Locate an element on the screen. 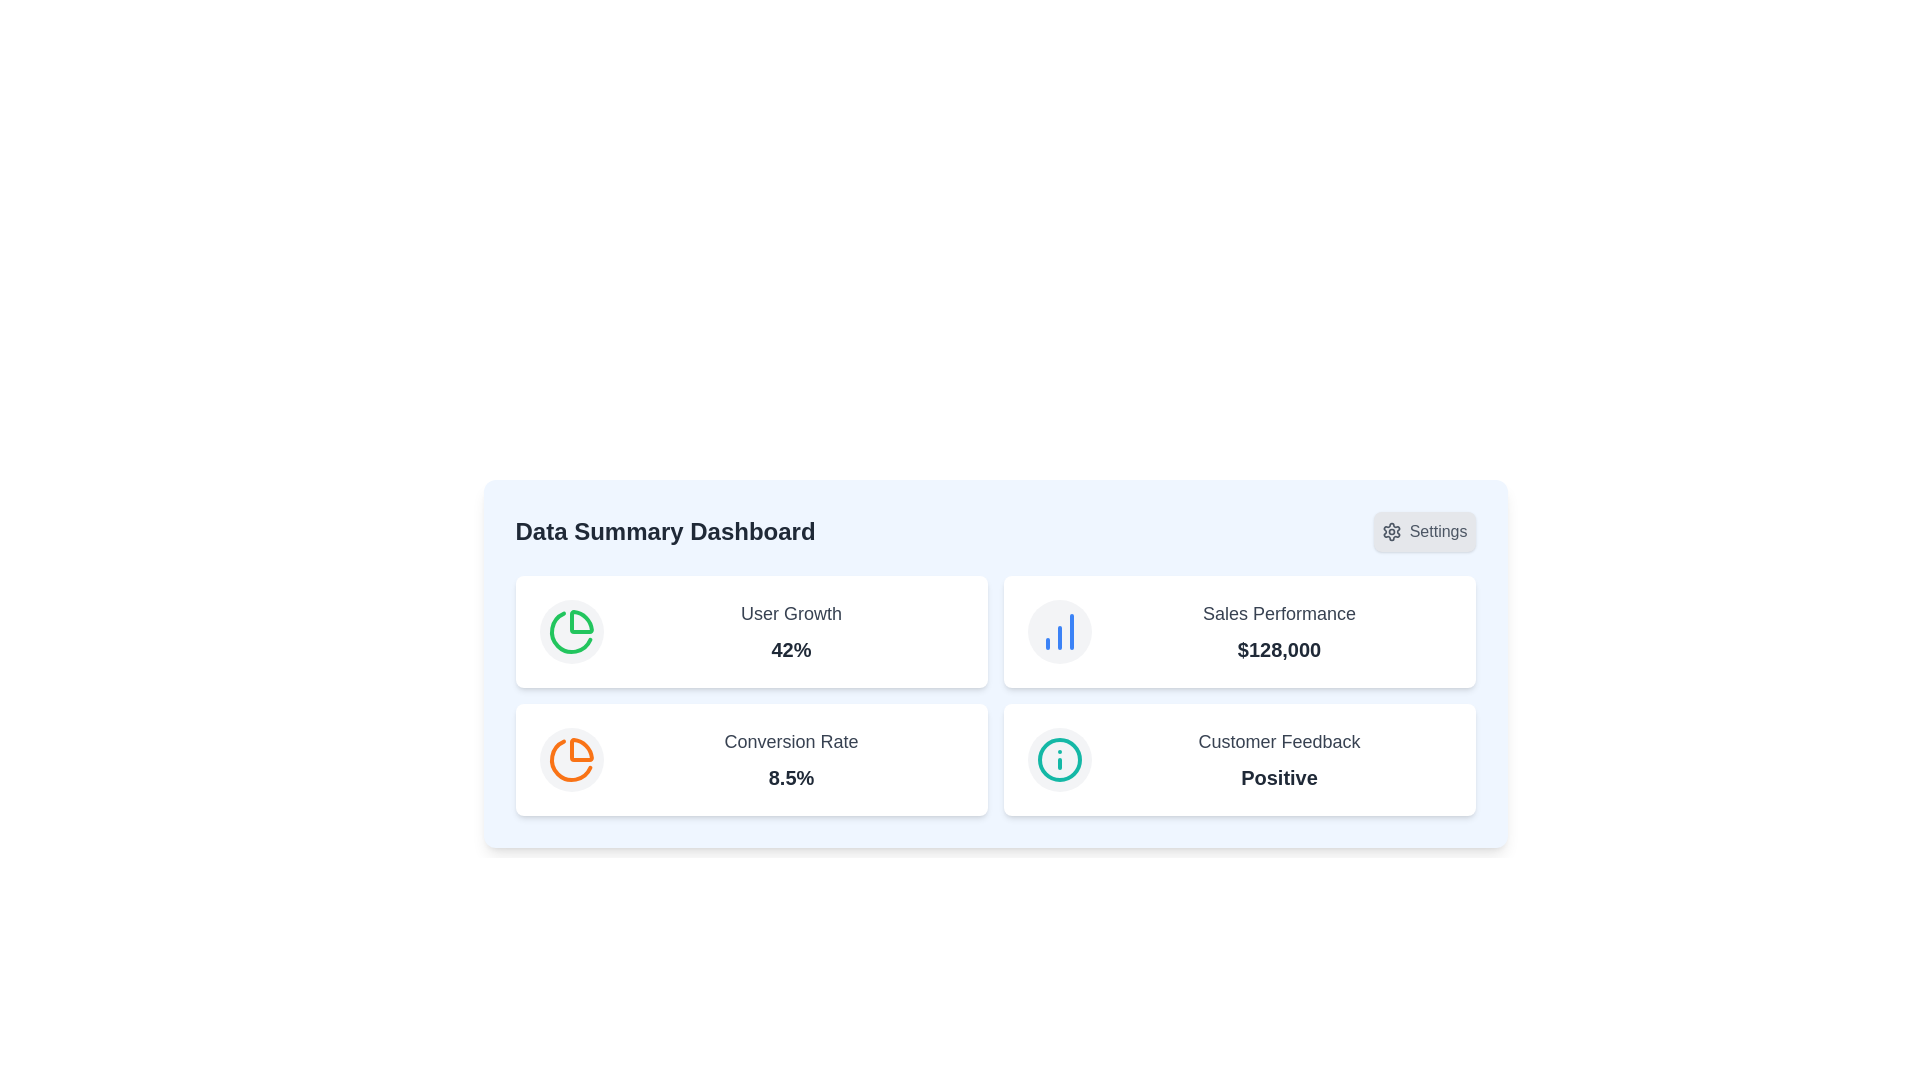  the outermost circular border of the 'info' icon, located in the lower-right segment of the dashboard interface, adjacent to the 'Customer Feedback' and 'Positive' text is located at coordinates (1058, 759).